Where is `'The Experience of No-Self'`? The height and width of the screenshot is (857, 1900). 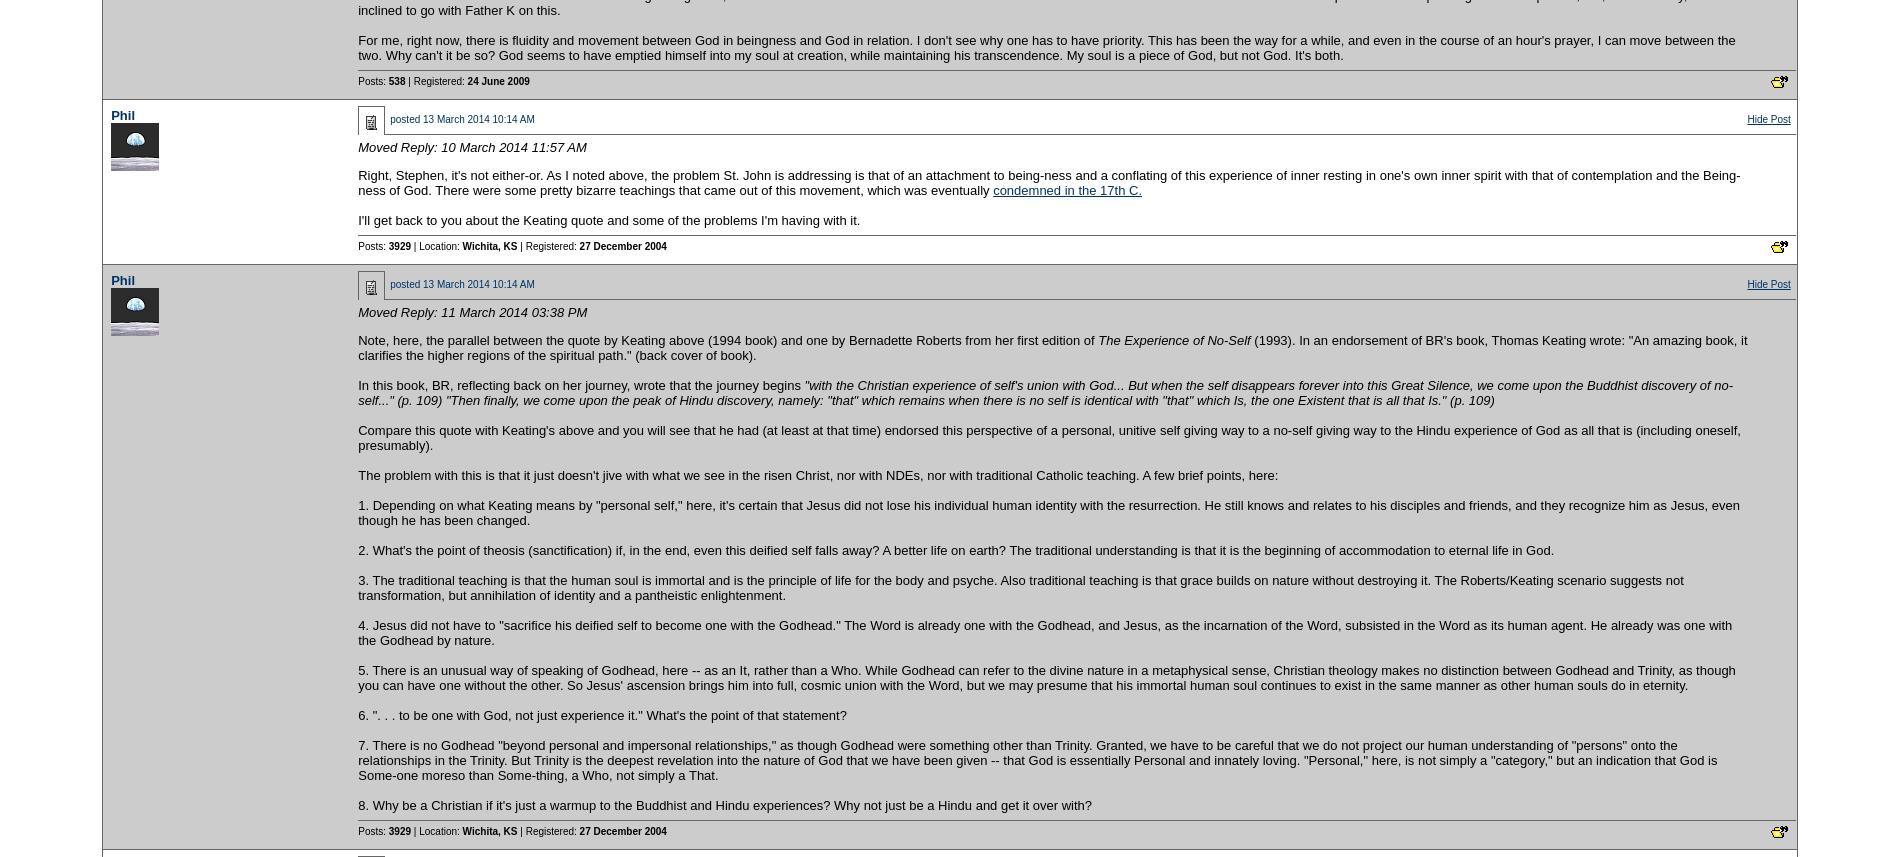
'The Experience of No-Self' is located at coordinates (1174, 339).